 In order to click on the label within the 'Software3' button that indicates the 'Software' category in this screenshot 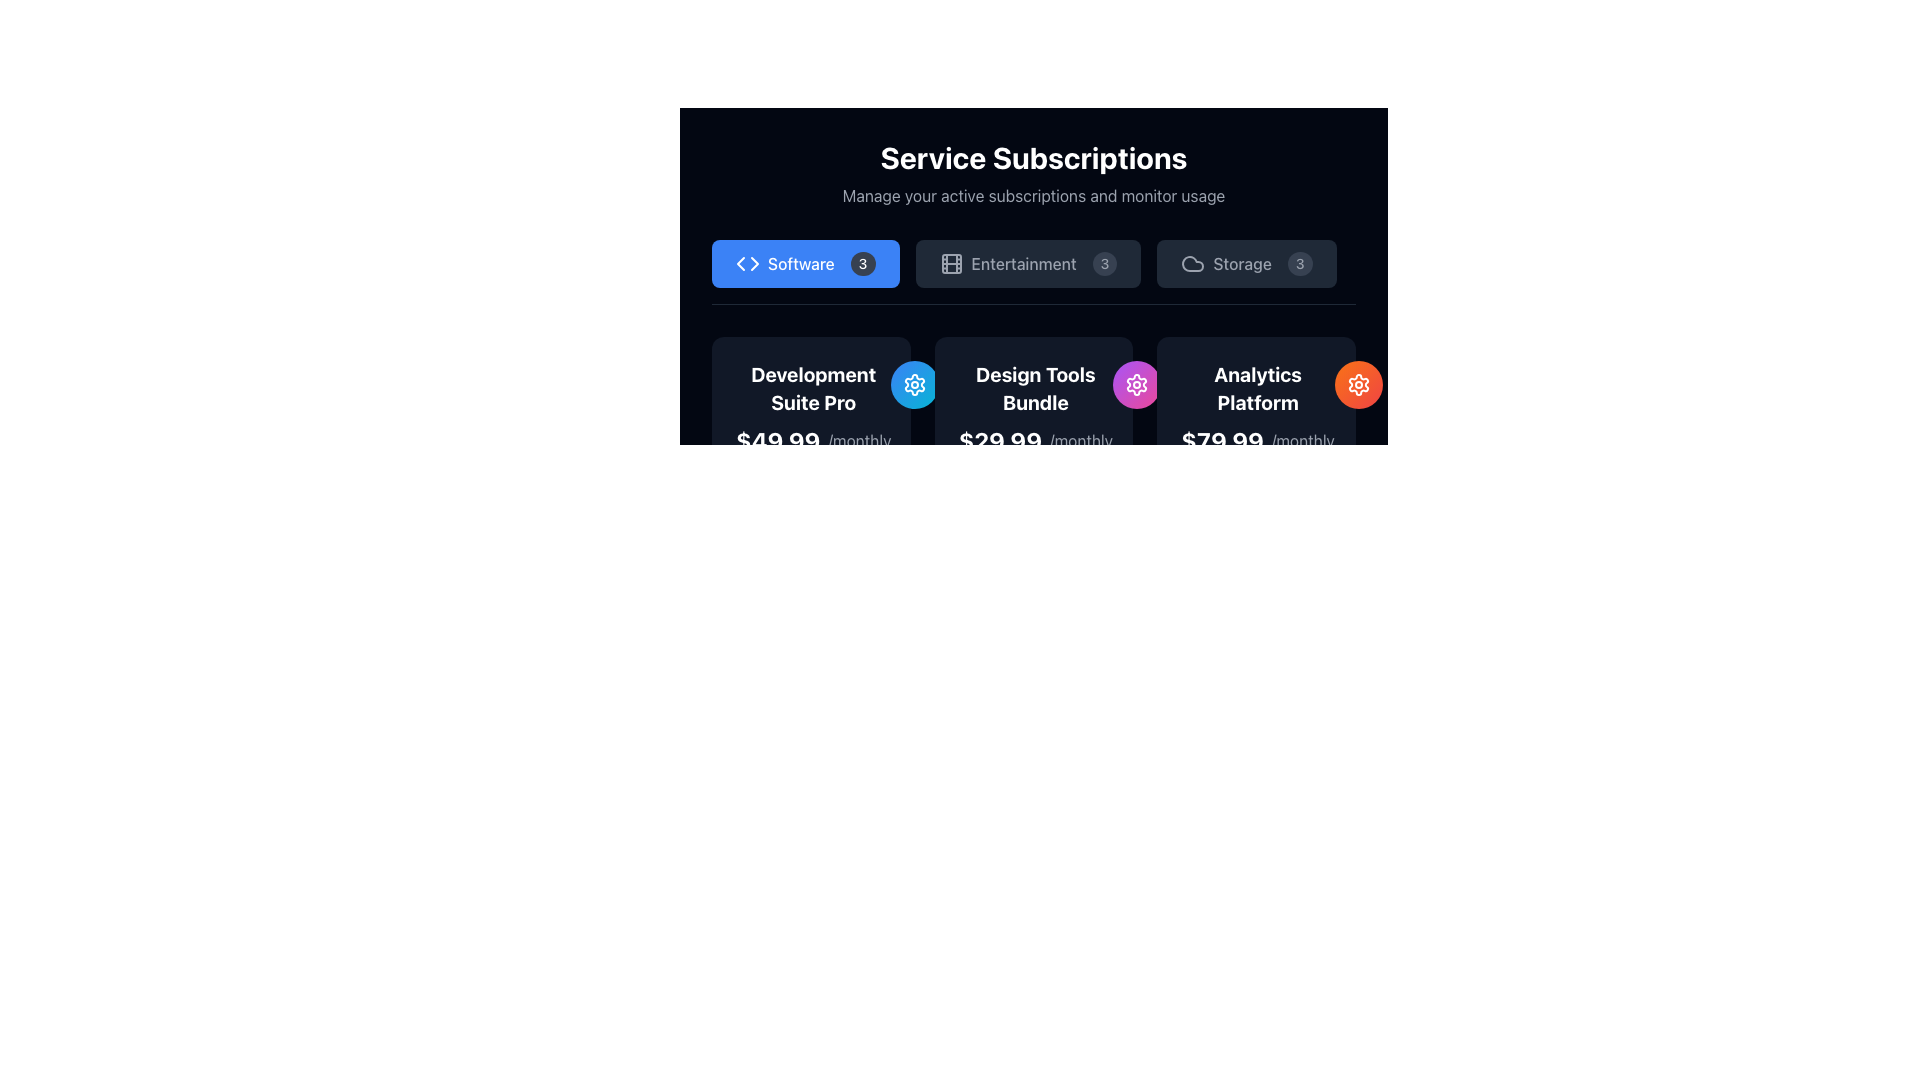, I will do `click(801, 262)`.